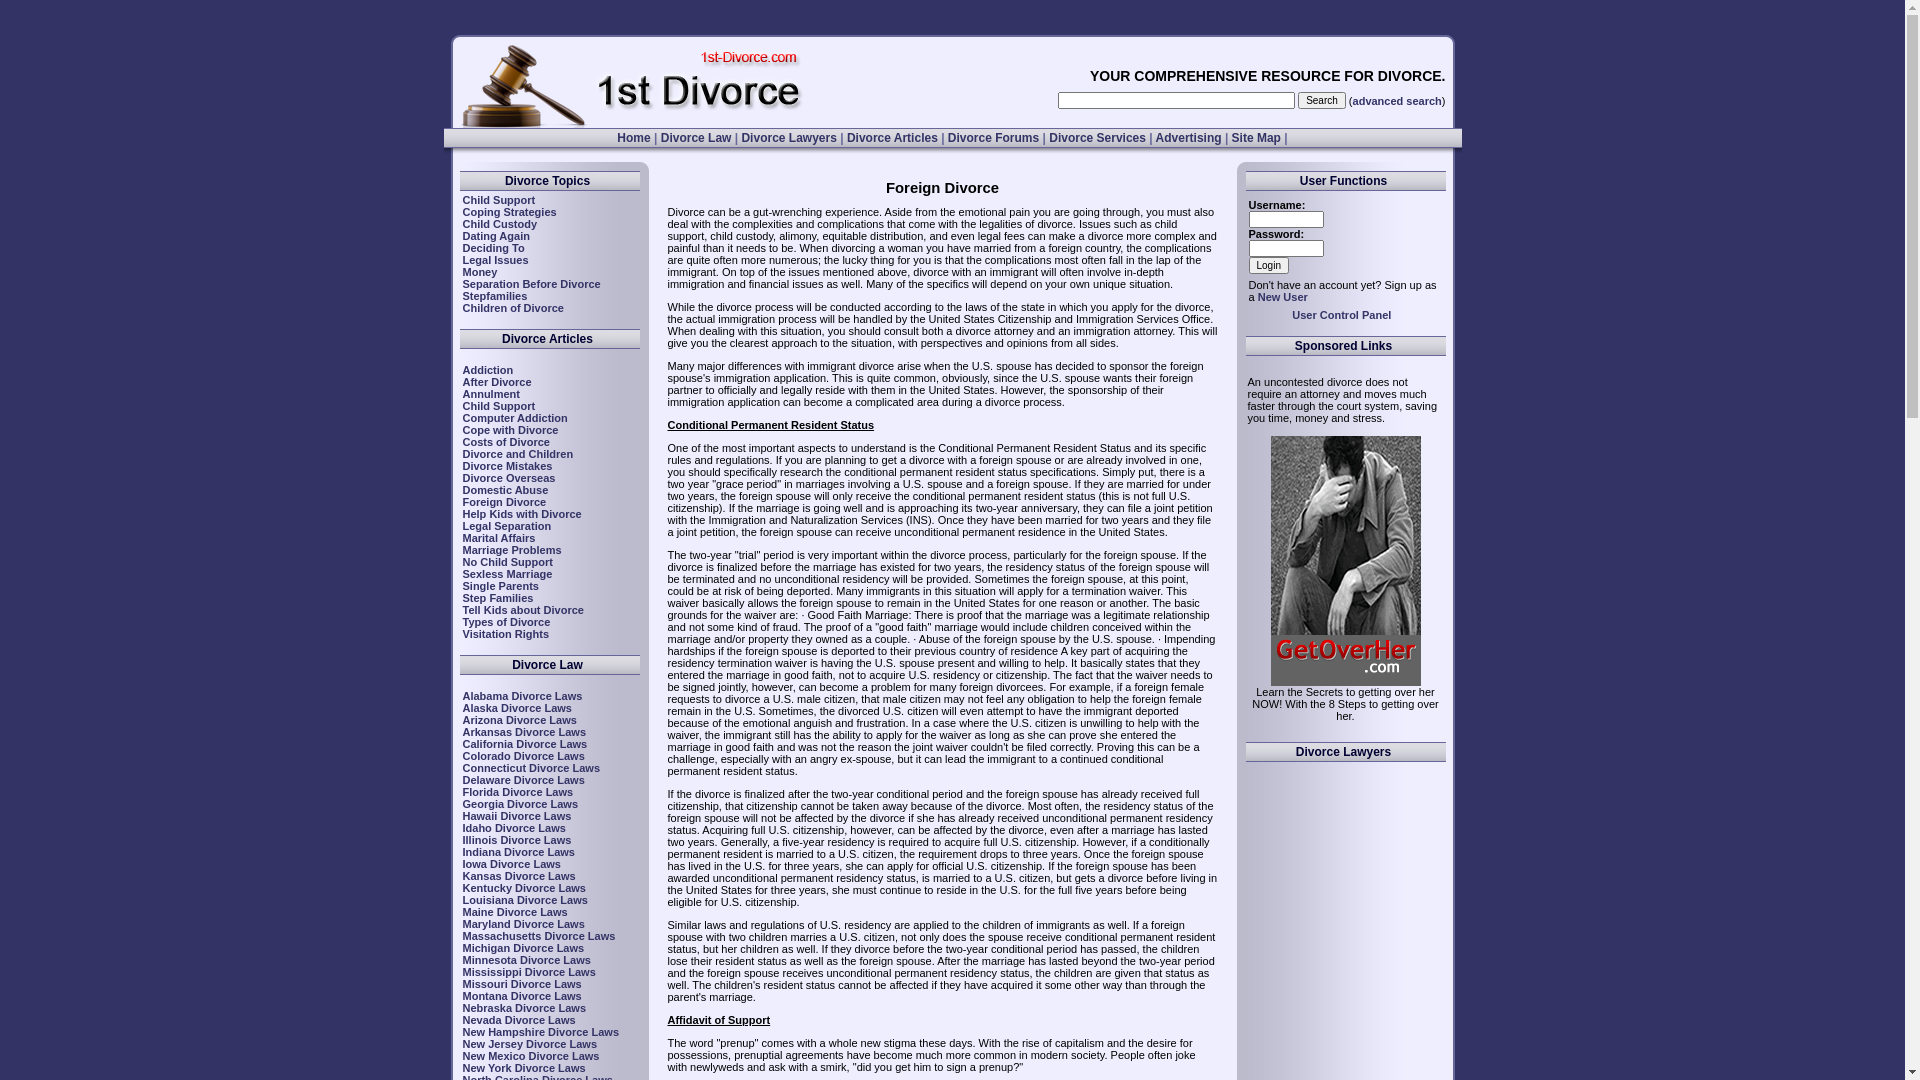  Describe the element at coordinates (460, 524) in the screenshot. I see `'Legal Separation'` at that location.